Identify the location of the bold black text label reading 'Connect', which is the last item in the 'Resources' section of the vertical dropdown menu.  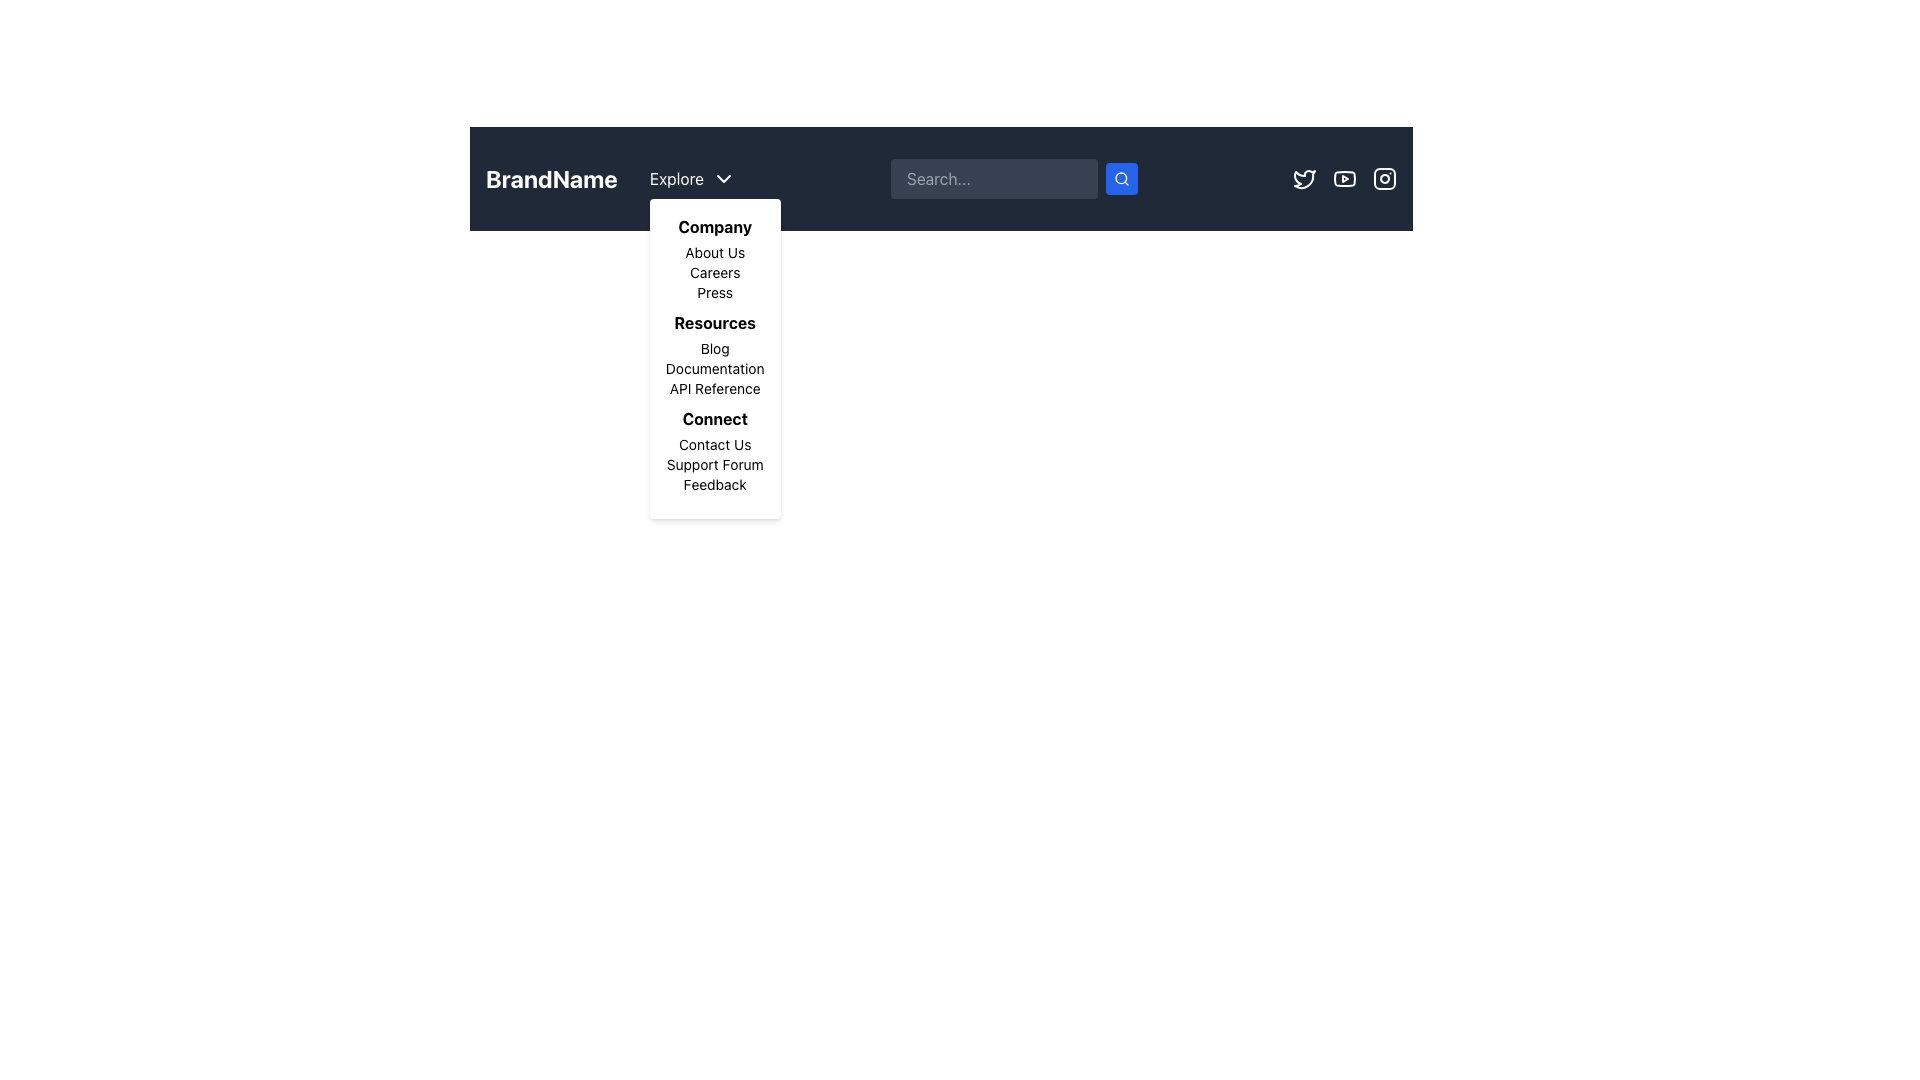
(715, 418).